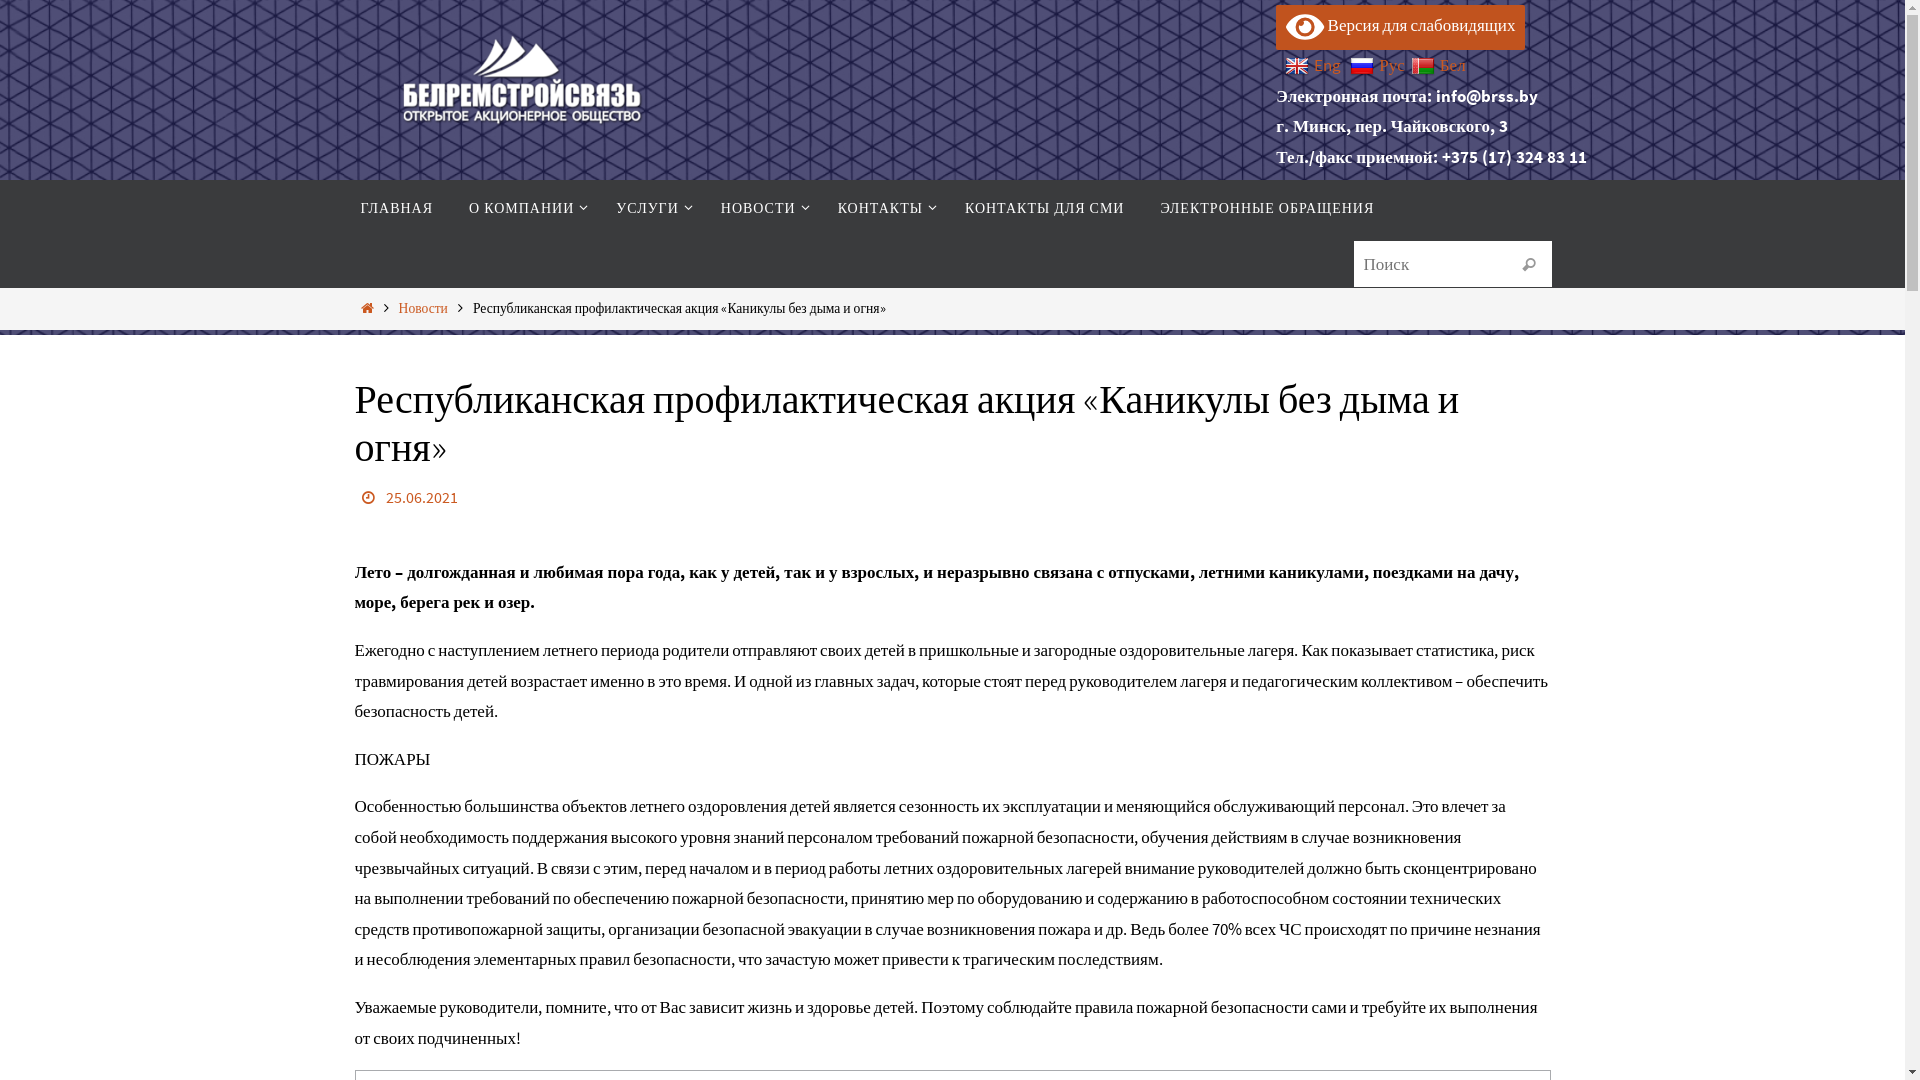 This screenshot has height=1080, width=1920. I want to click on 'Eng', so click(1285, 64).